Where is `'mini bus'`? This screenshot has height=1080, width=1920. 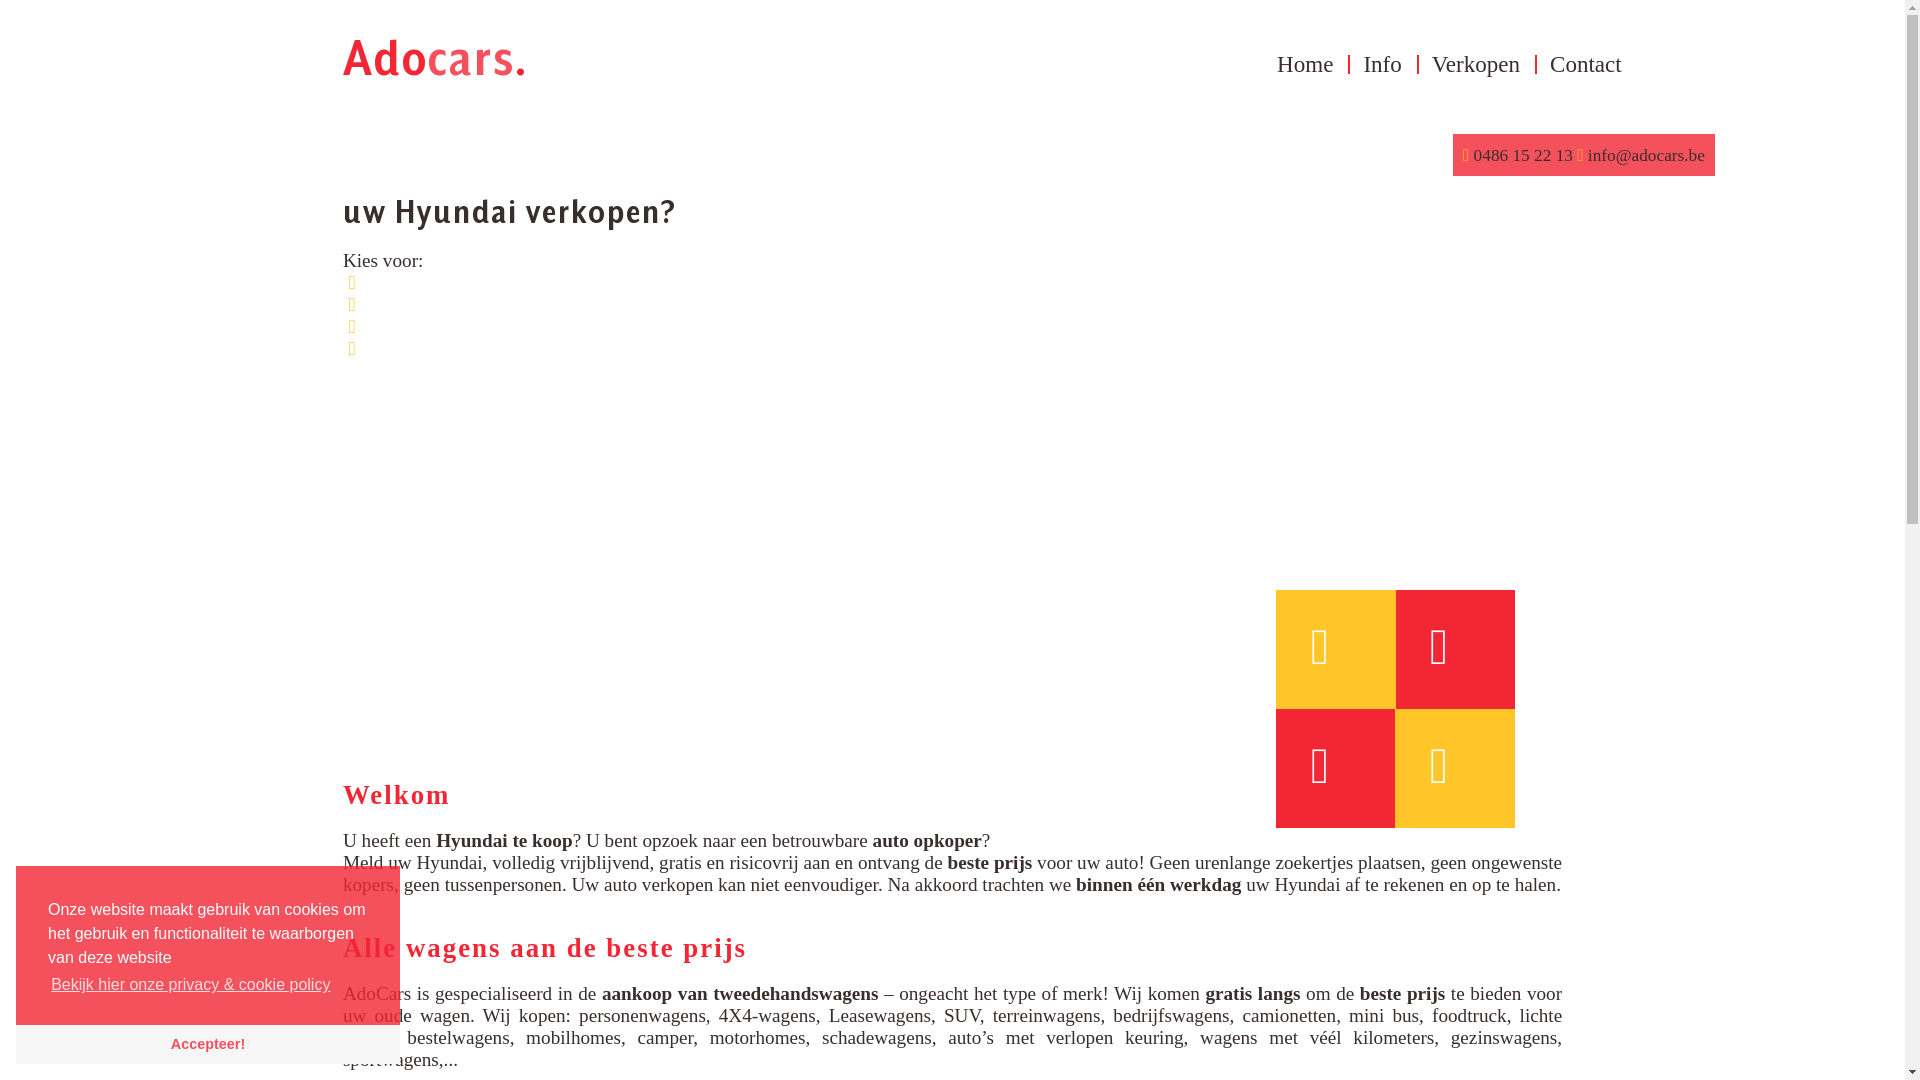 'mini bus' is located at coordinates (1382, 1015).